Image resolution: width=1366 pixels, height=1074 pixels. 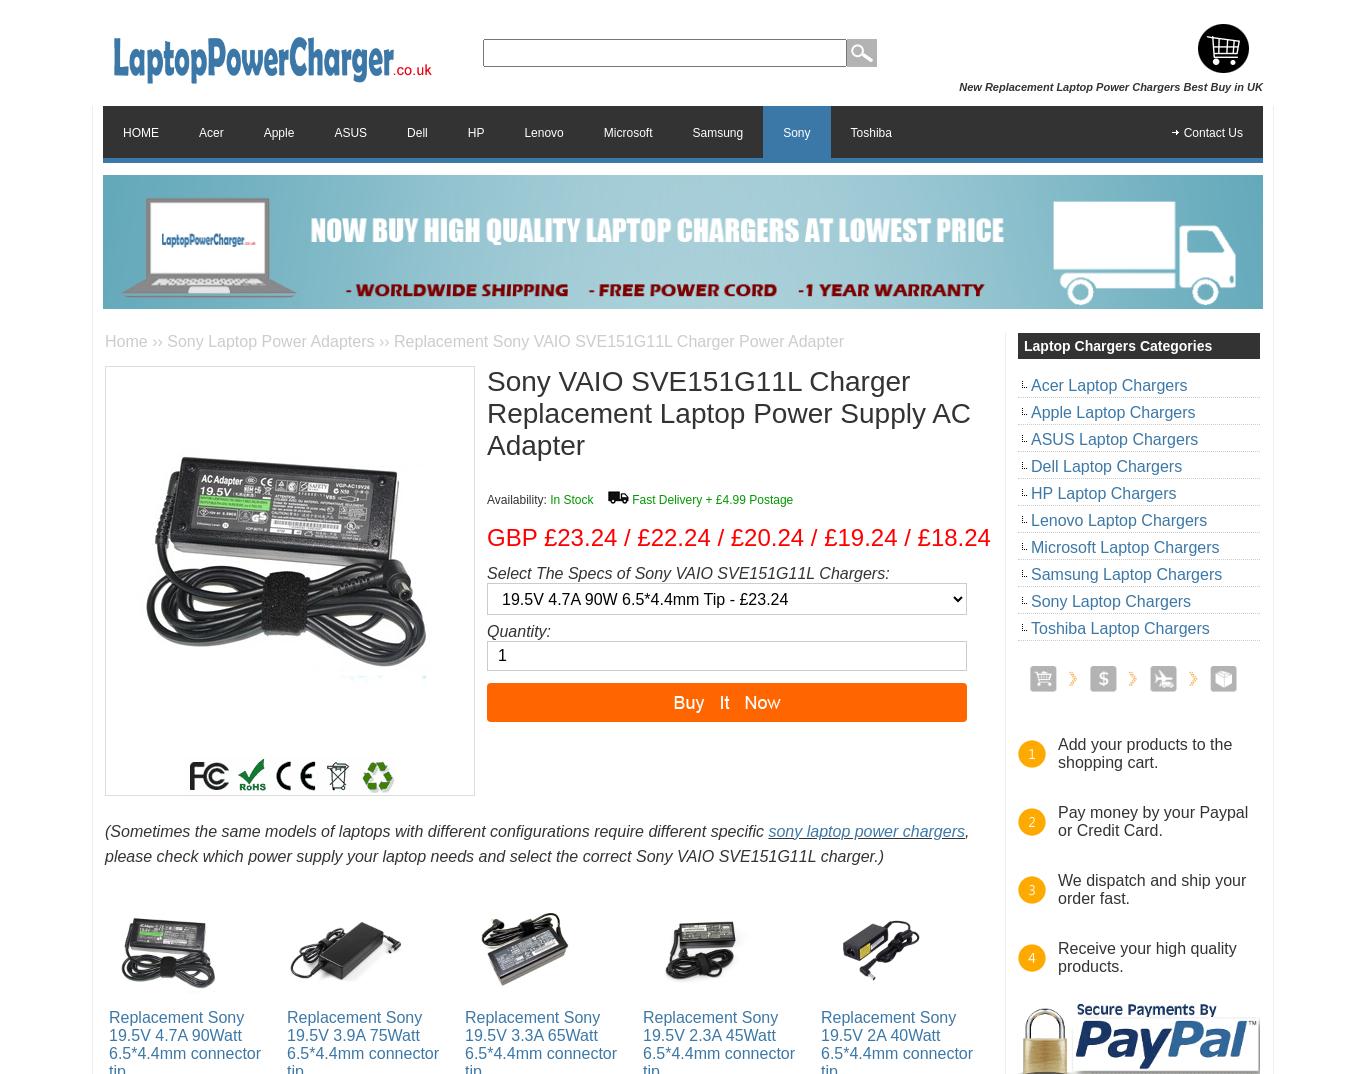 I want to click on 'Dell Laptop Chargers', so click(x=1105, y=464).